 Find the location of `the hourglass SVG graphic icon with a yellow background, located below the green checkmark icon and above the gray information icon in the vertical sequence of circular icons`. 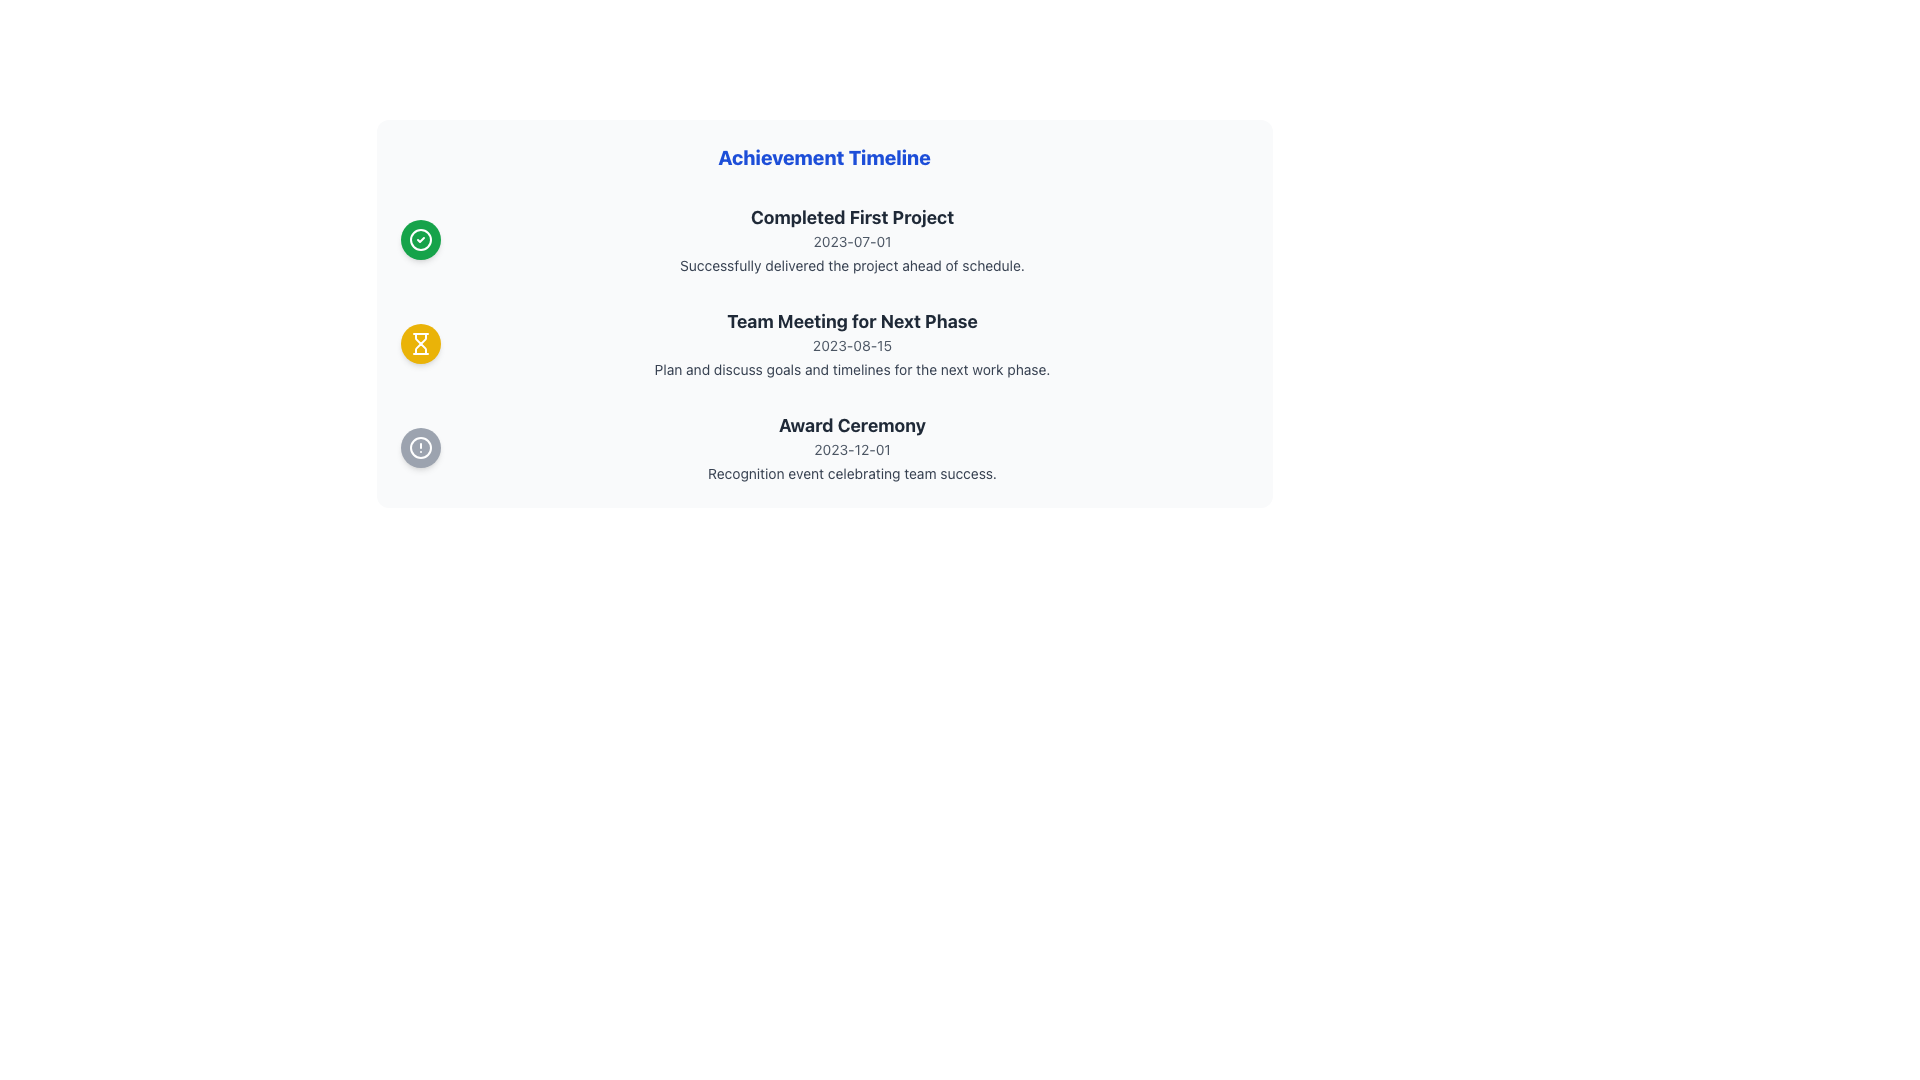

the hourglass SVG graphic icon with a yellow background, located below the green checkmark icon and above the gray information icon in the vertical sequence of circular icons is located at coordinates (419, 342).